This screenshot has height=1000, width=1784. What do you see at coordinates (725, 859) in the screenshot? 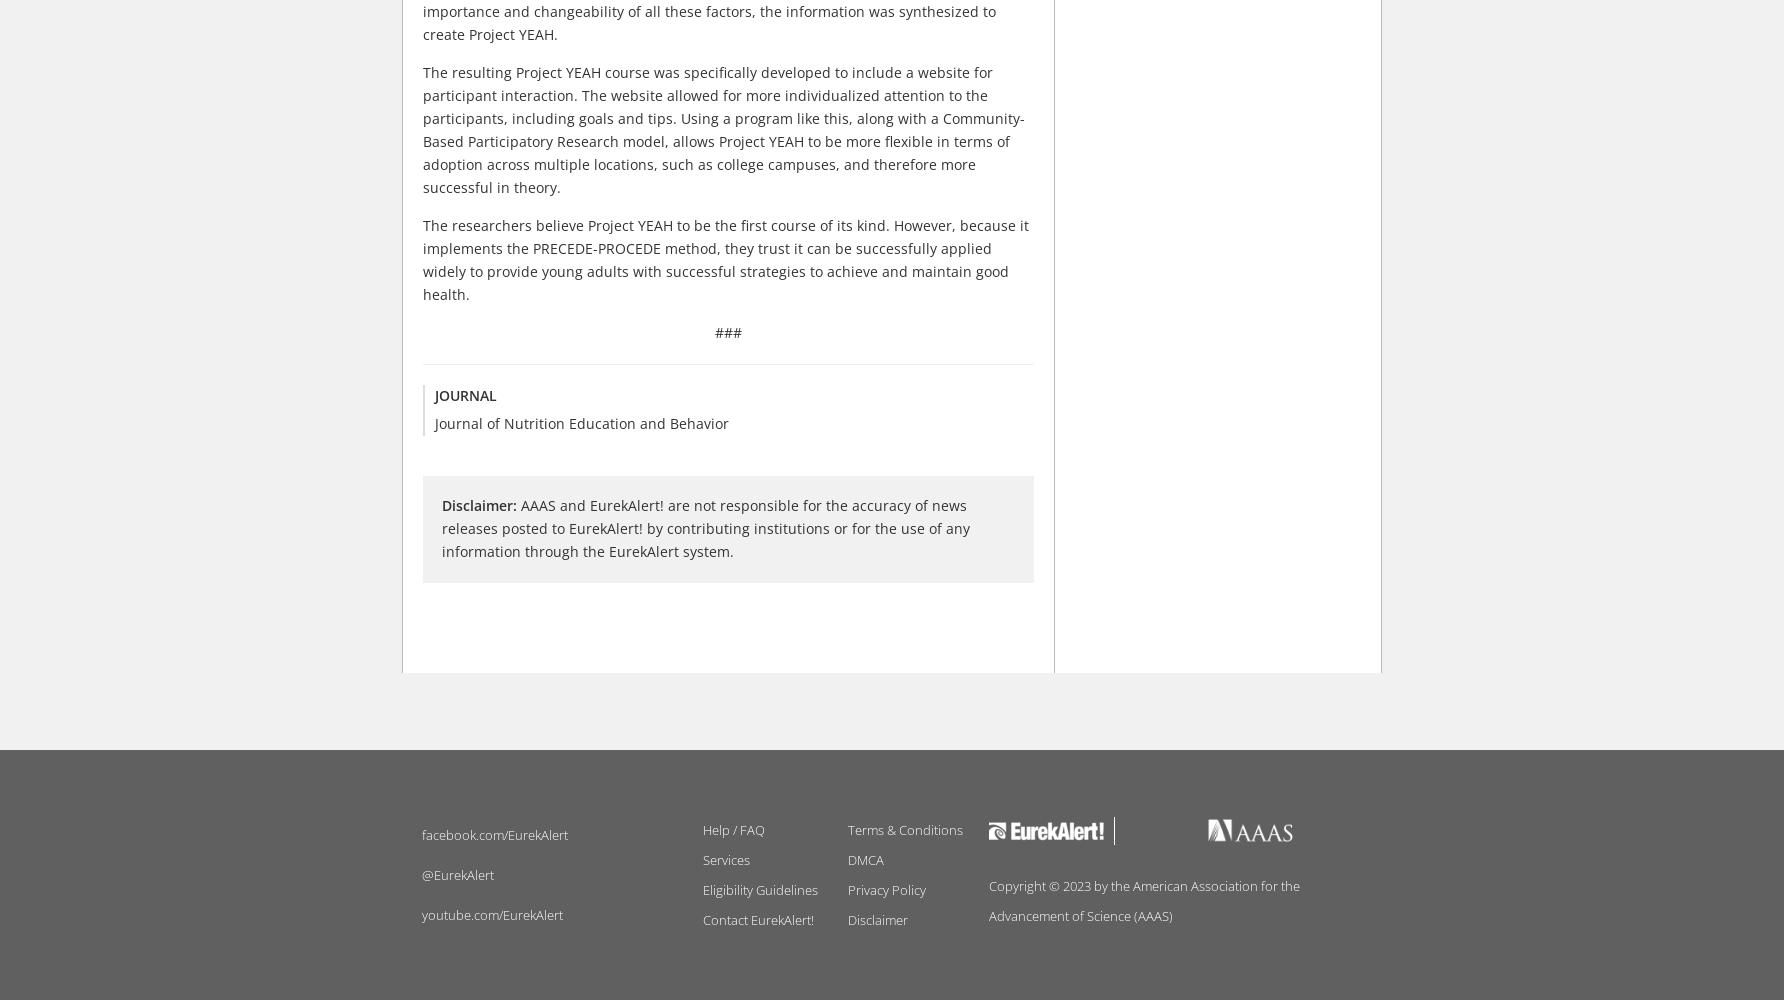
I see `'Services'` at bounding box center [725, 859].